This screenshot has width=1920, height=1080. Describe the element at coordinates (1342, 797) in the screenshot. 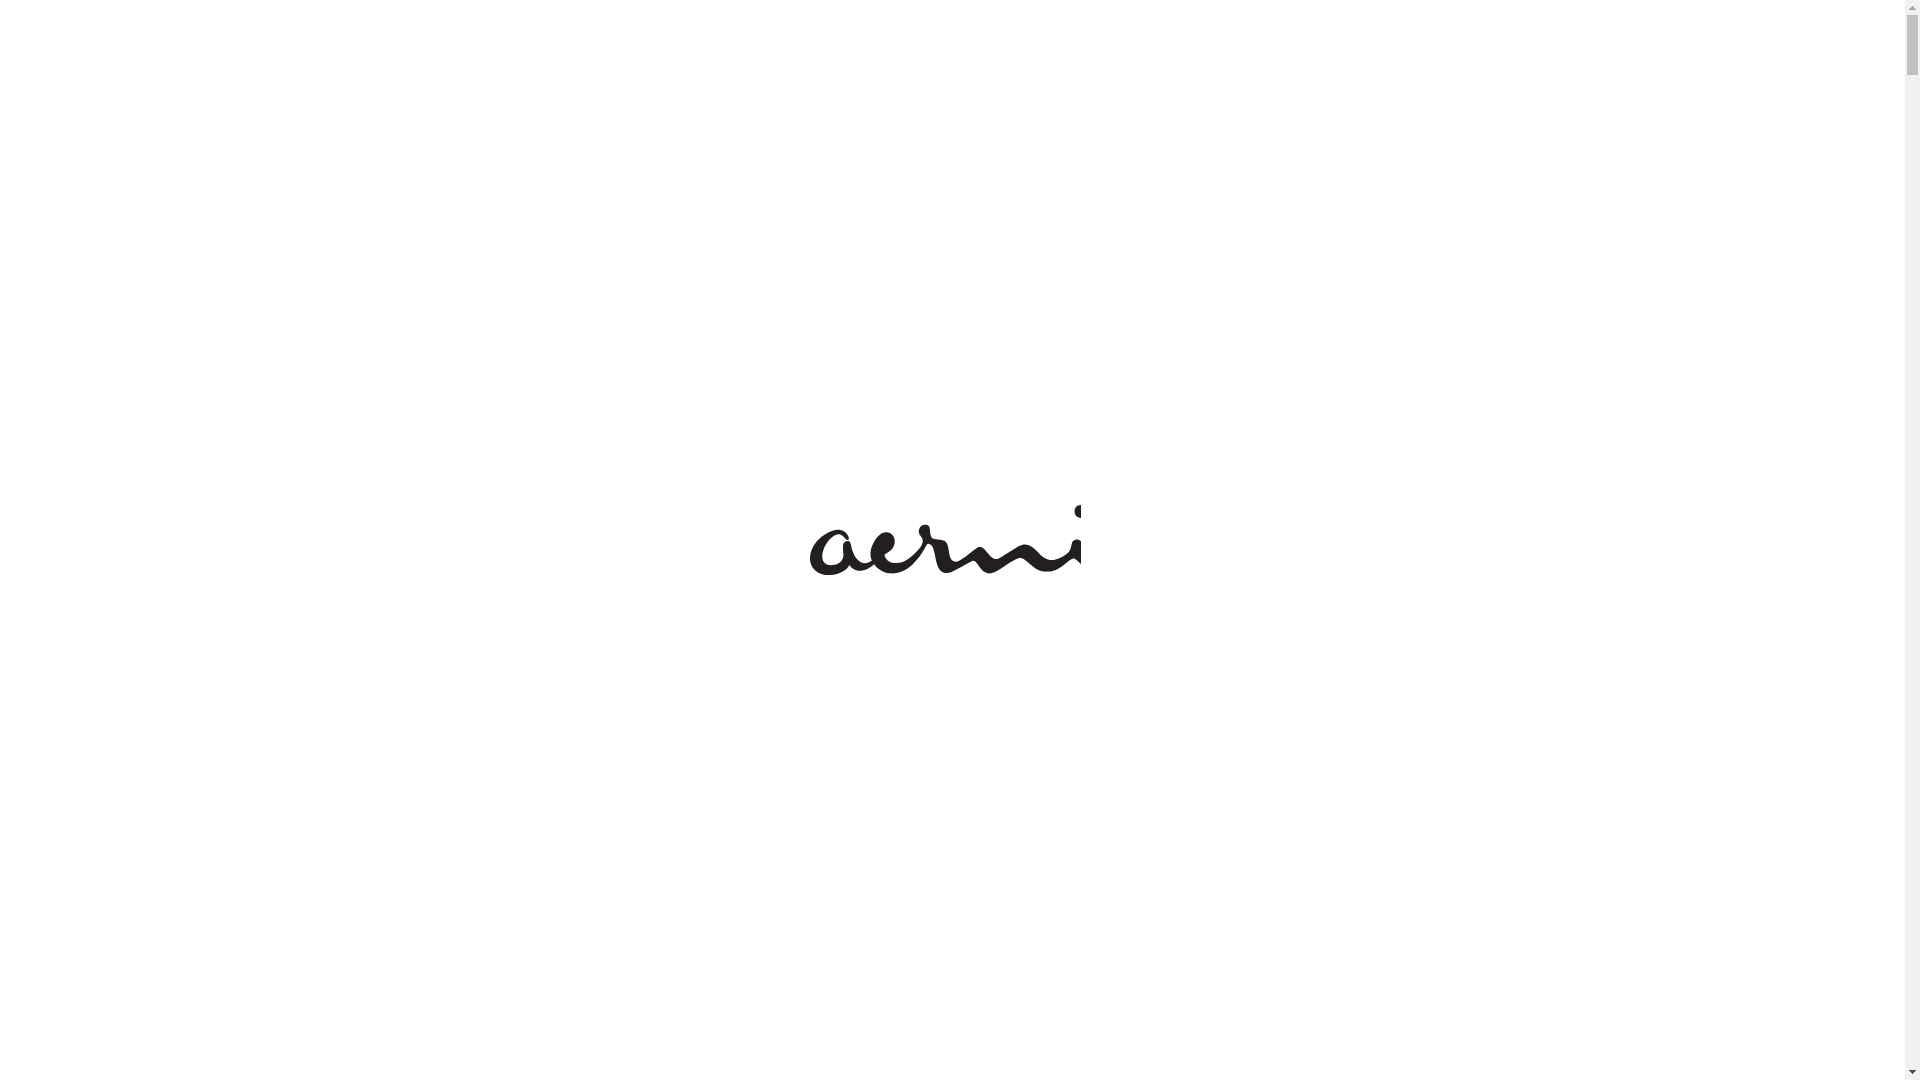

I see `'Versandkosten'` at that location.